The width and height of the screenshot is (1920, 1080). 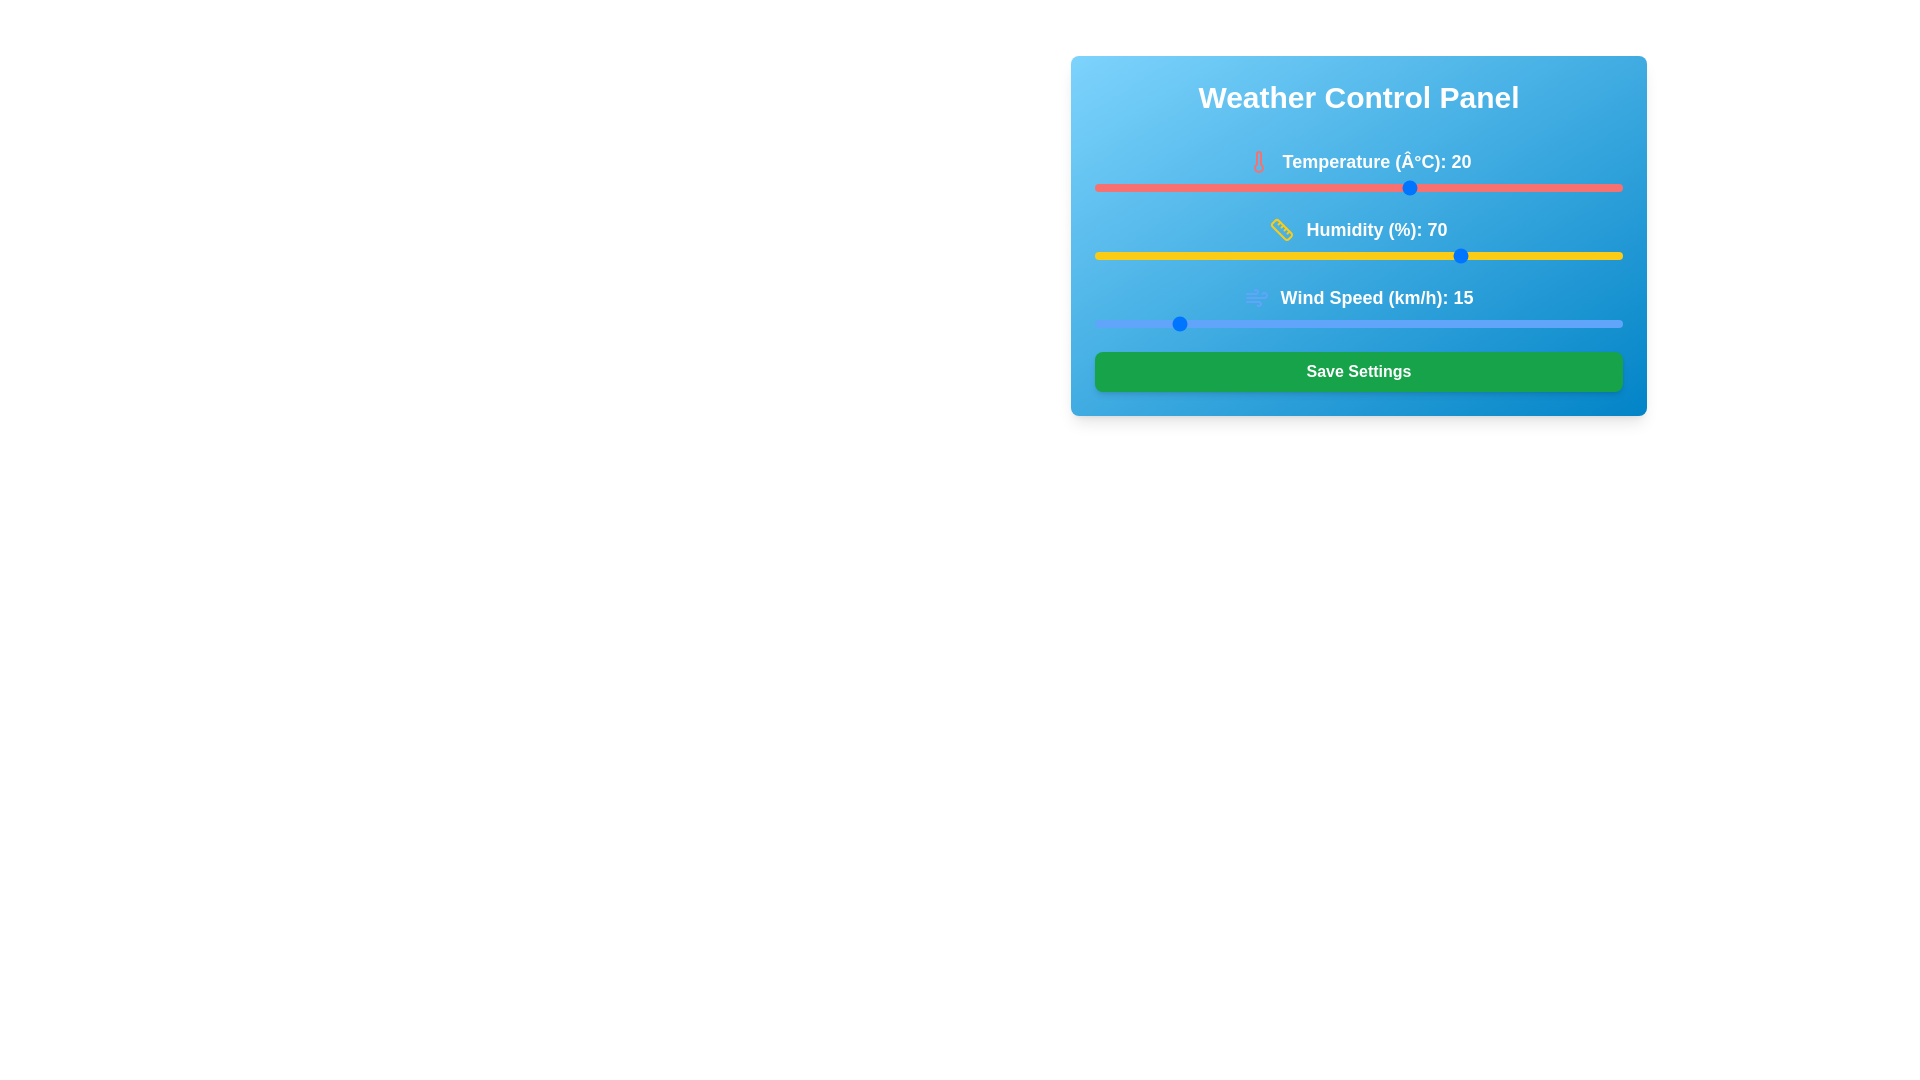 What do you see at coordinates (1506, 254) in the screenshot?
I see `the humidity slider` at bounding box center [1506, 254].